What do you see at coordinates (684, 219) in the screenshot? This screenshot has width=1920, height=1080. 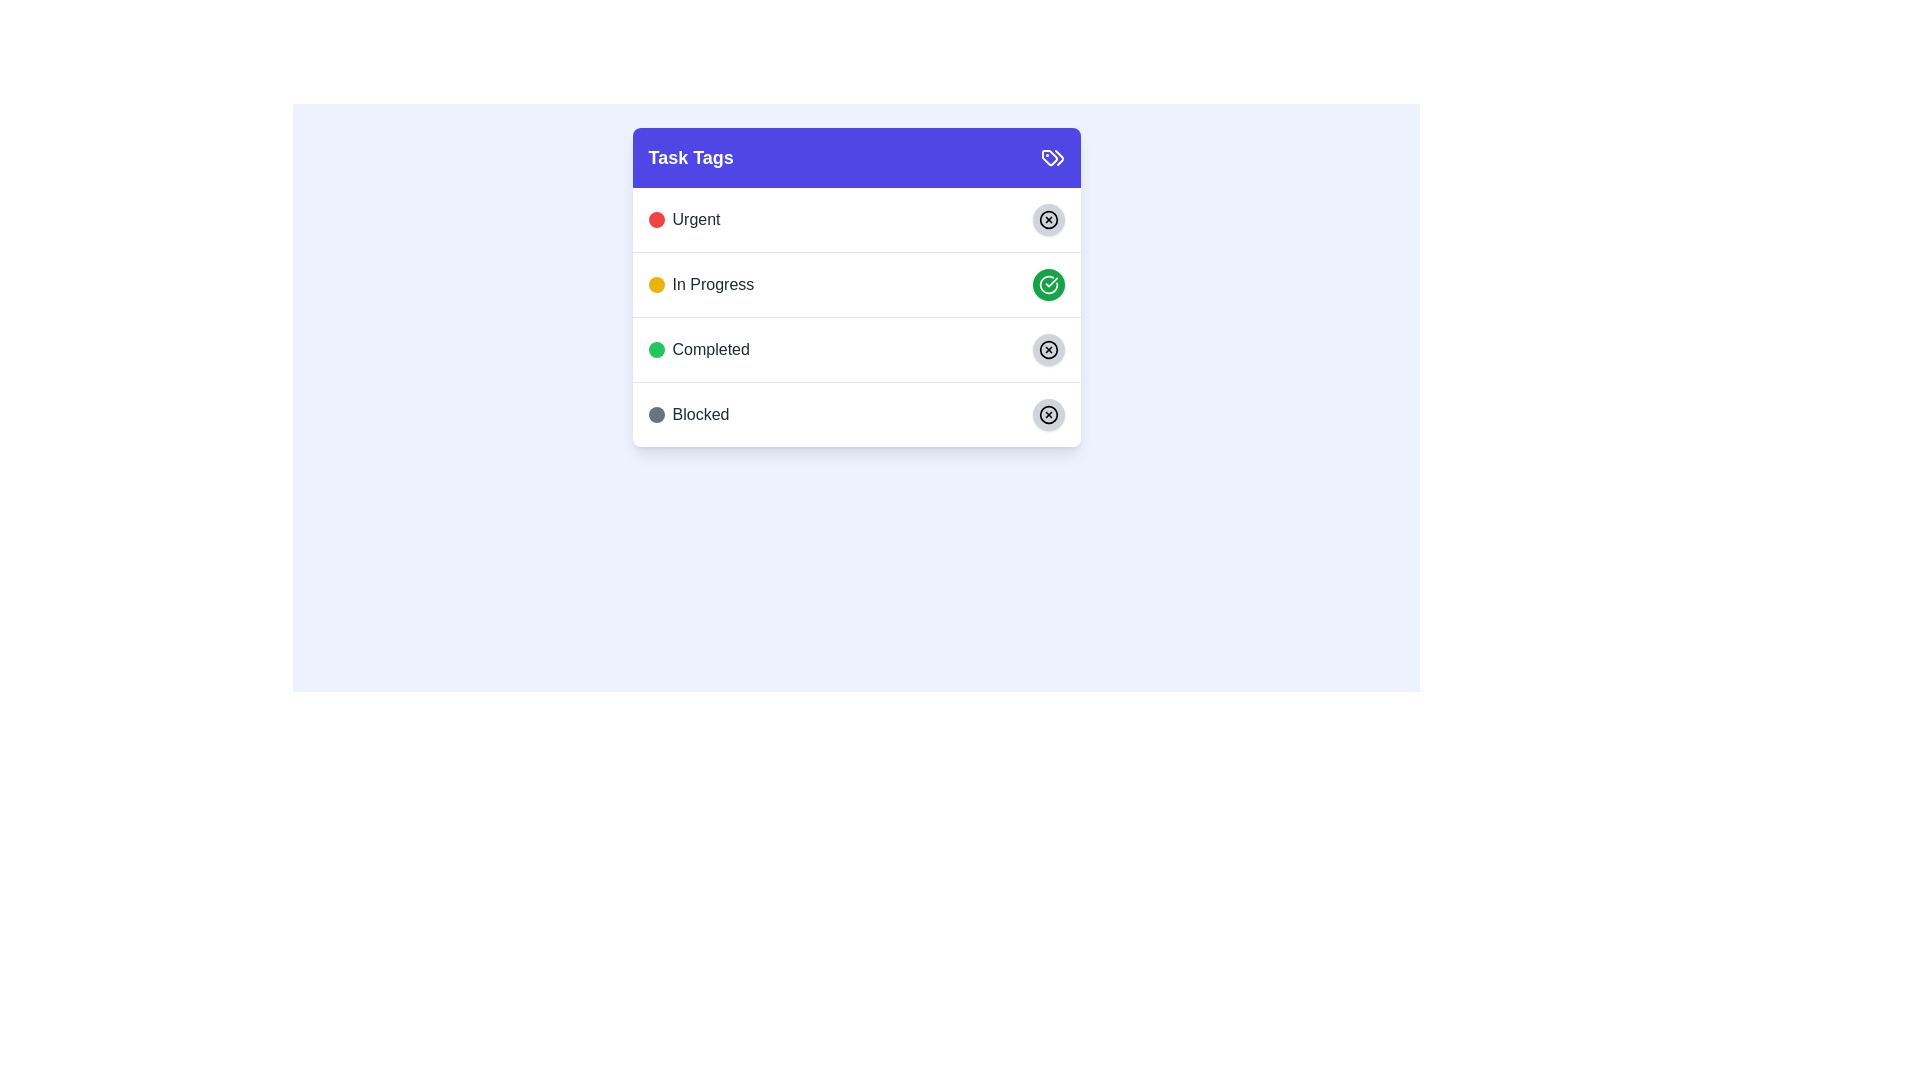 I see `the 'Urgent' labeled tag, which features a round red icon and bold dark gray text, located at the top of the 'Task Tags' section` at bounding box center [684, 219].